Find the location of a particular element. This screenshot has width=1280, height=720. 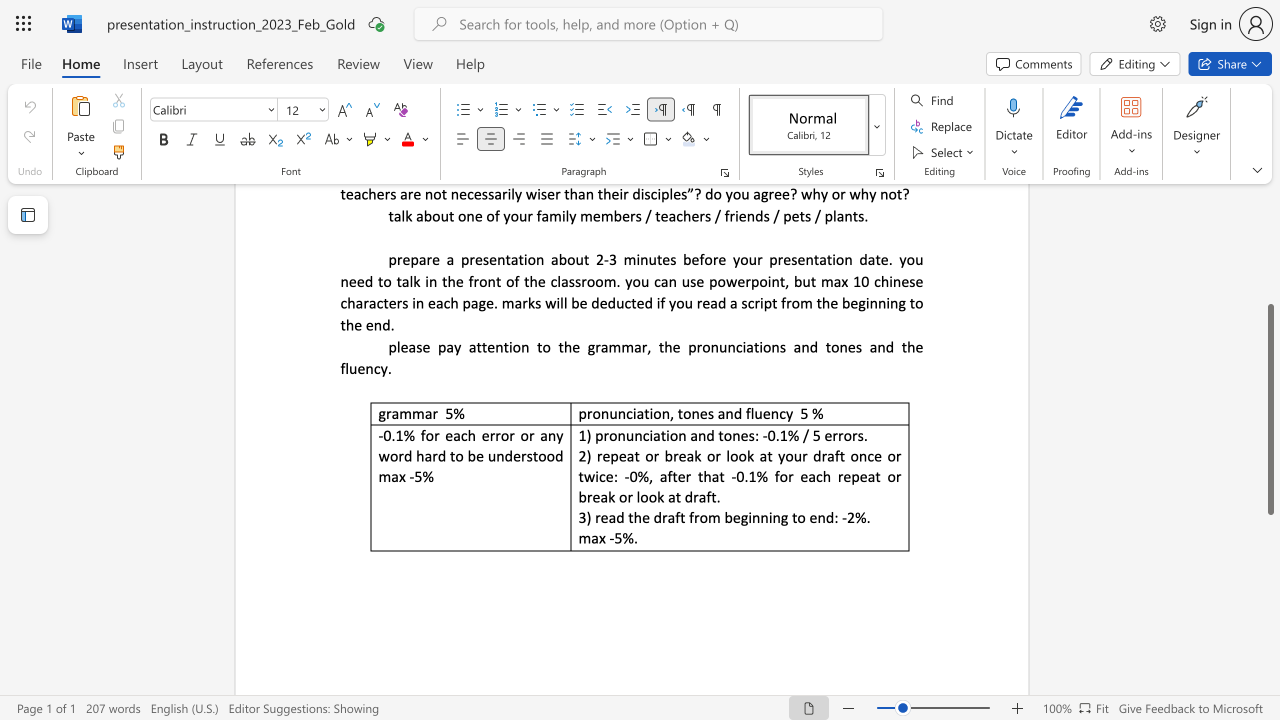

the scrollbar to move the view up is located at coordinates (1269, 248).